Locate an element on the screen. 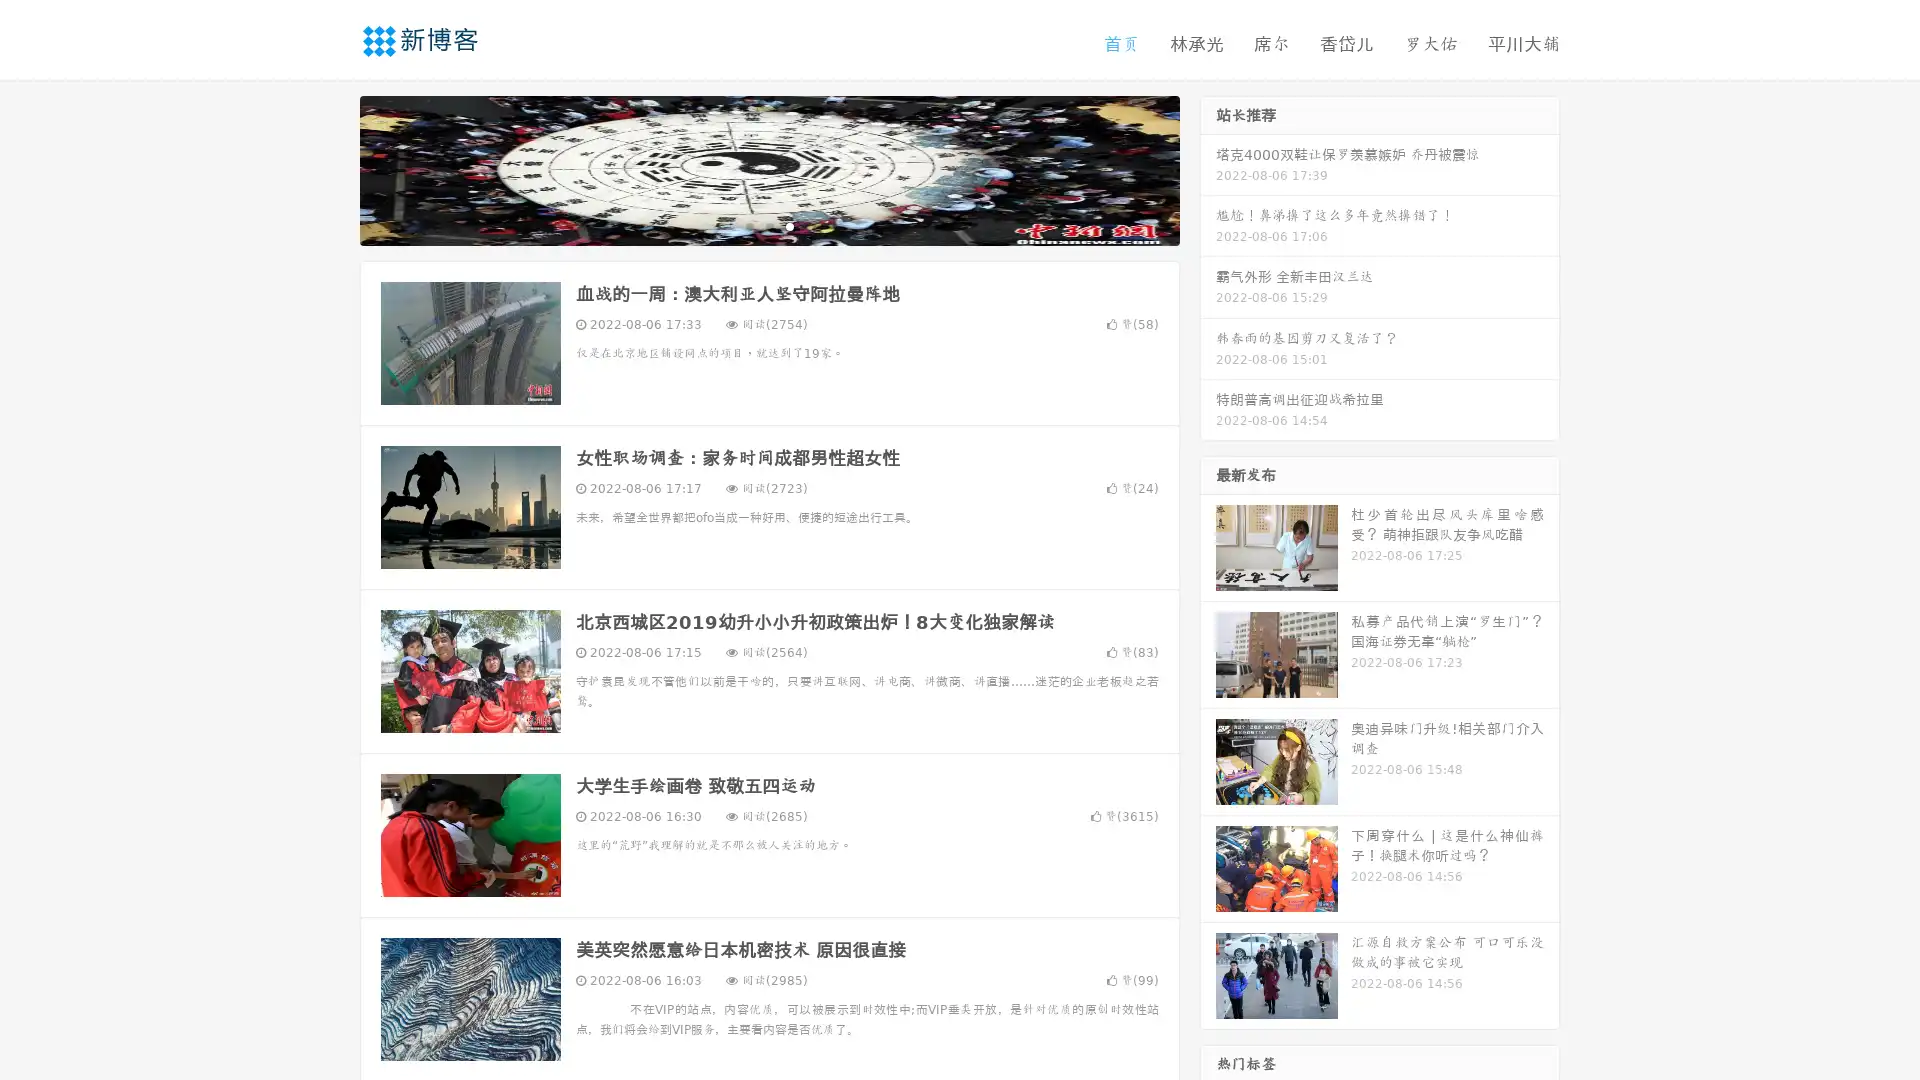  Previous slide is located at coordinates (330, 168).